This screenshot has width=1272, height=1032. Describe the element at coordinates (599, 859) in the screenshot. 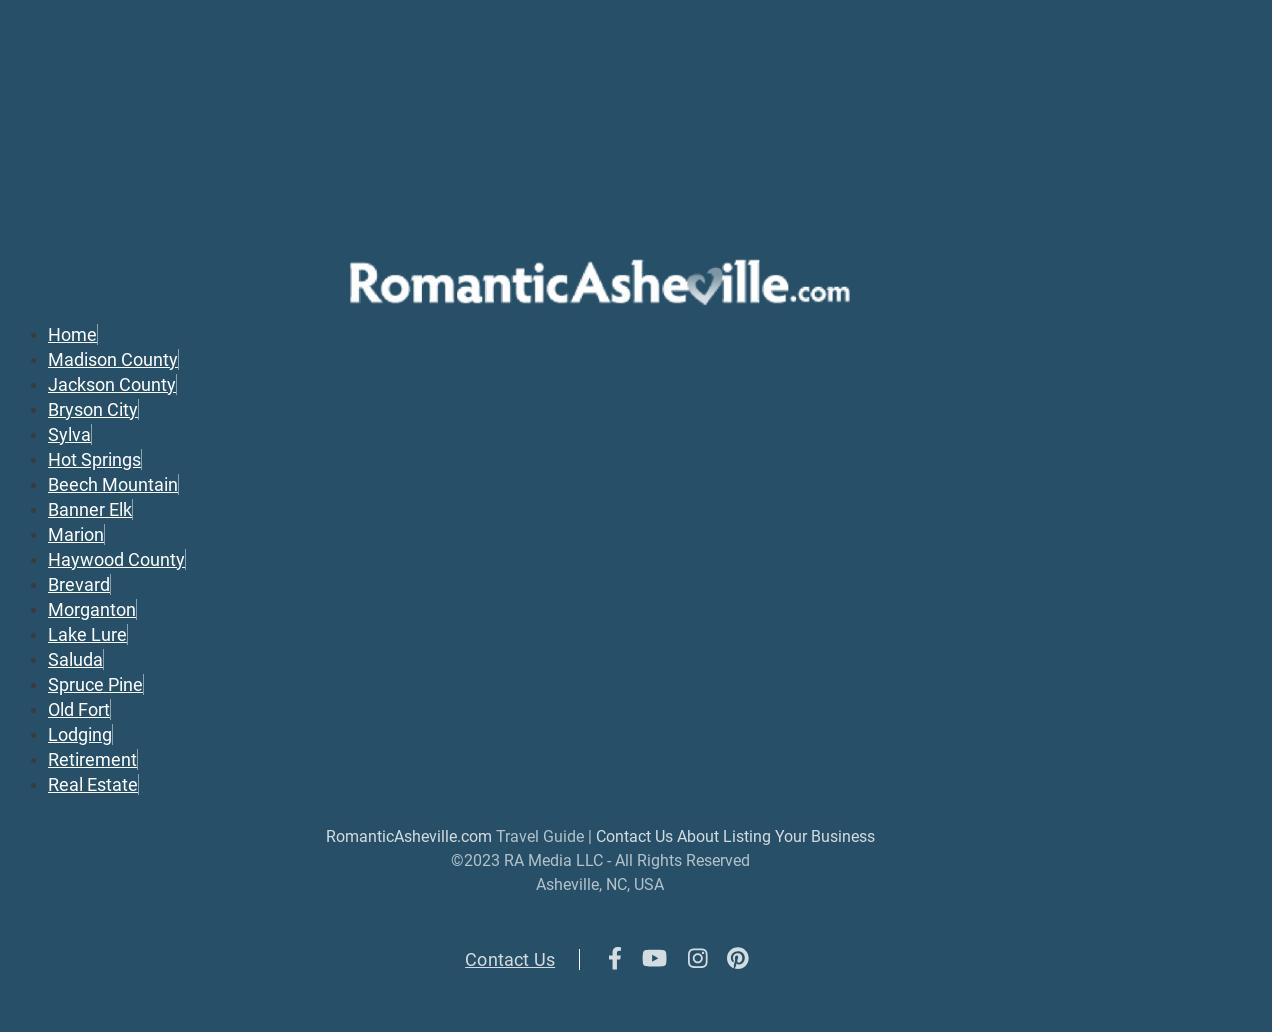

I see `'©2023 RA Media LLC - All Rights Reserved'` at that location.